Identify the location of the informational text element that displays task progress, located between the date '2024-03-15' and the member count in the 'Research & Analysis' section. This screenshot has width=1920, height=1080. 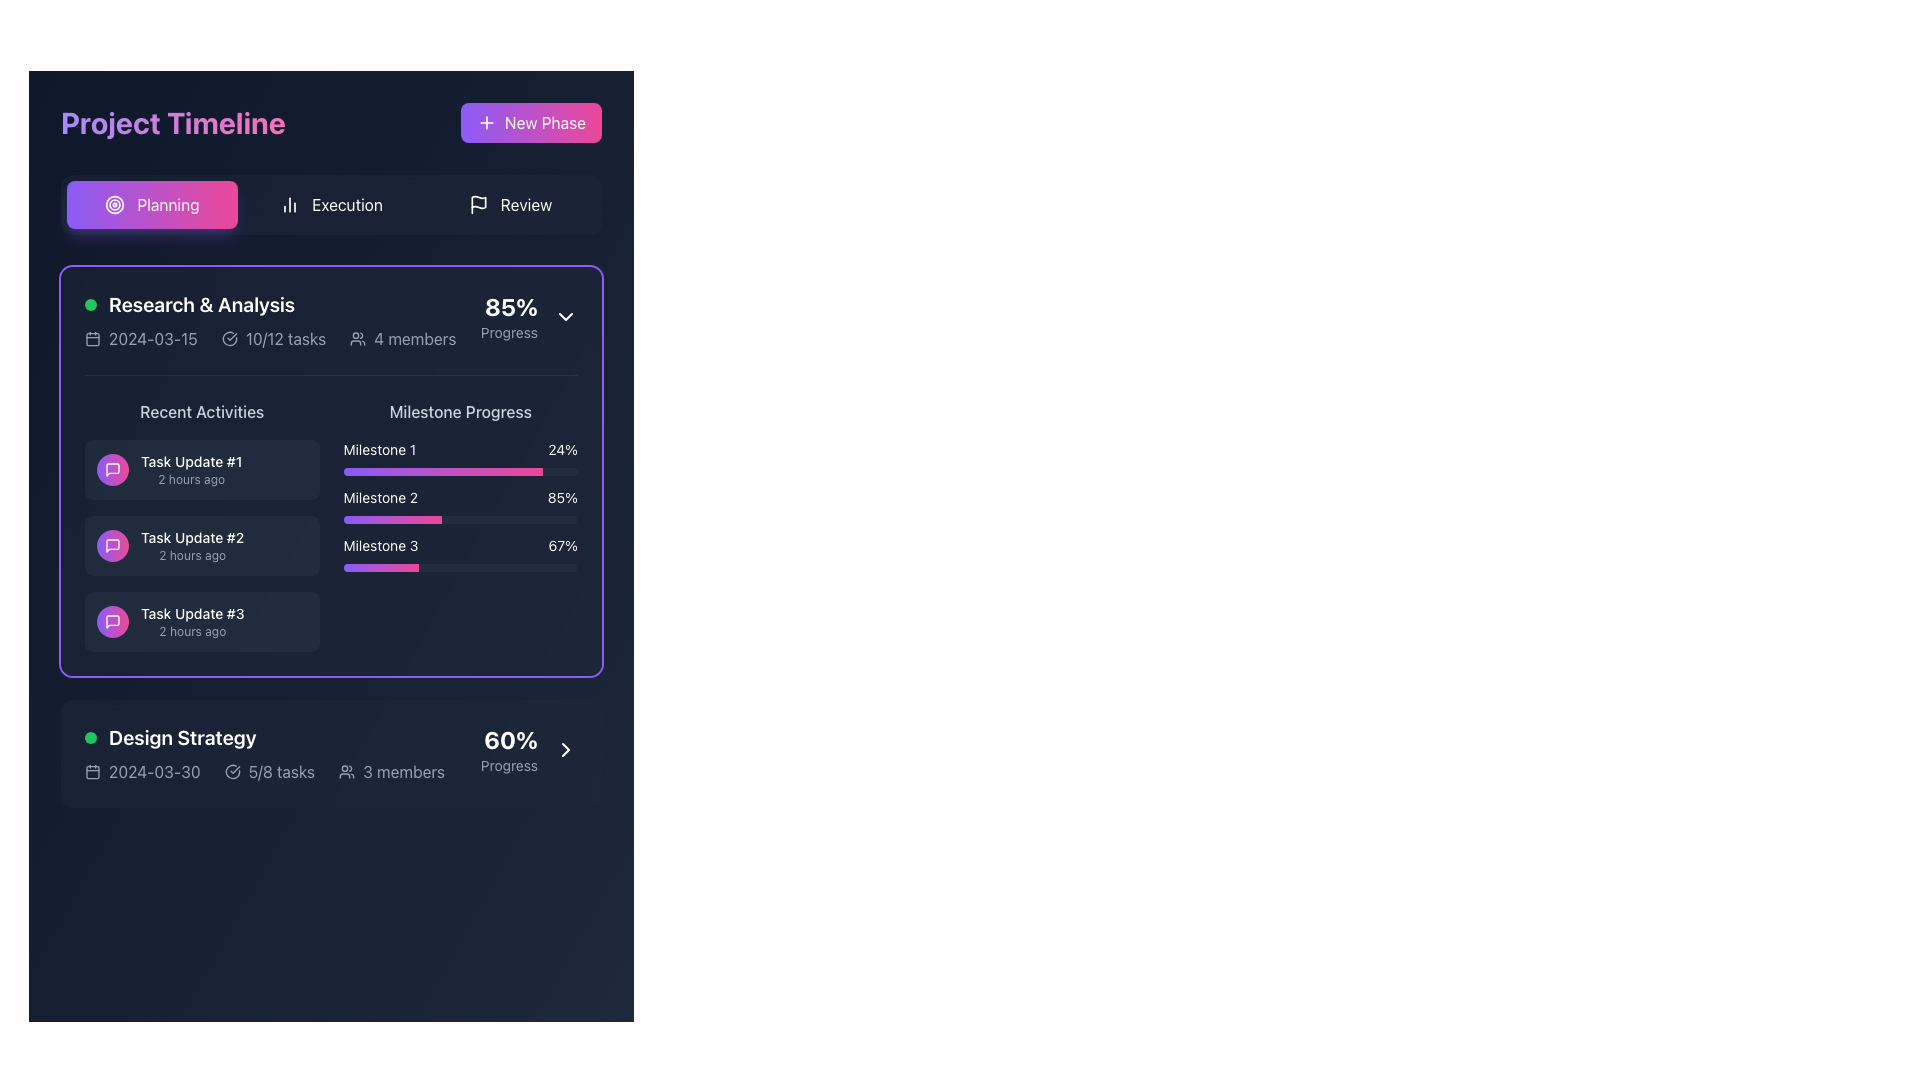
(272, 338).